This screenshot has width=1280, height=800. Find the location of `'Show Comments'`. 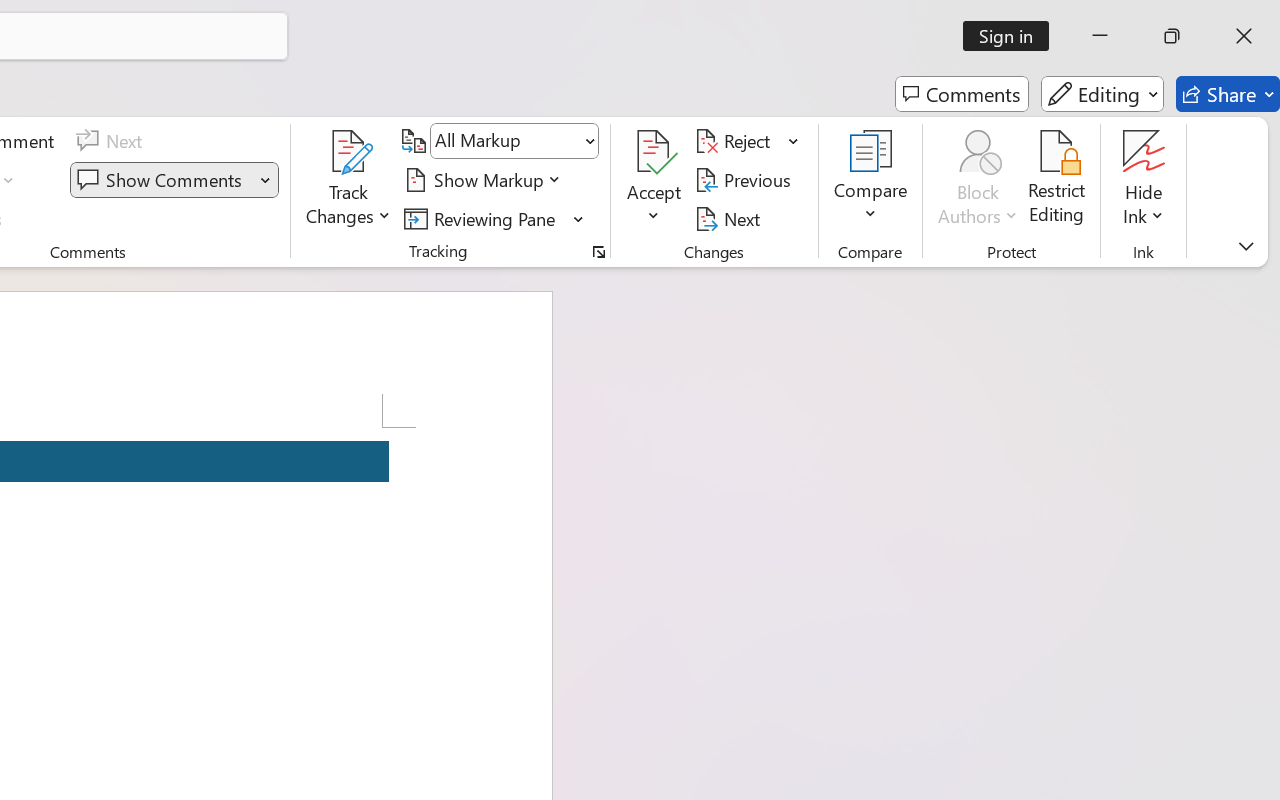

'Show Comments' is located at coordinates (174, 179).